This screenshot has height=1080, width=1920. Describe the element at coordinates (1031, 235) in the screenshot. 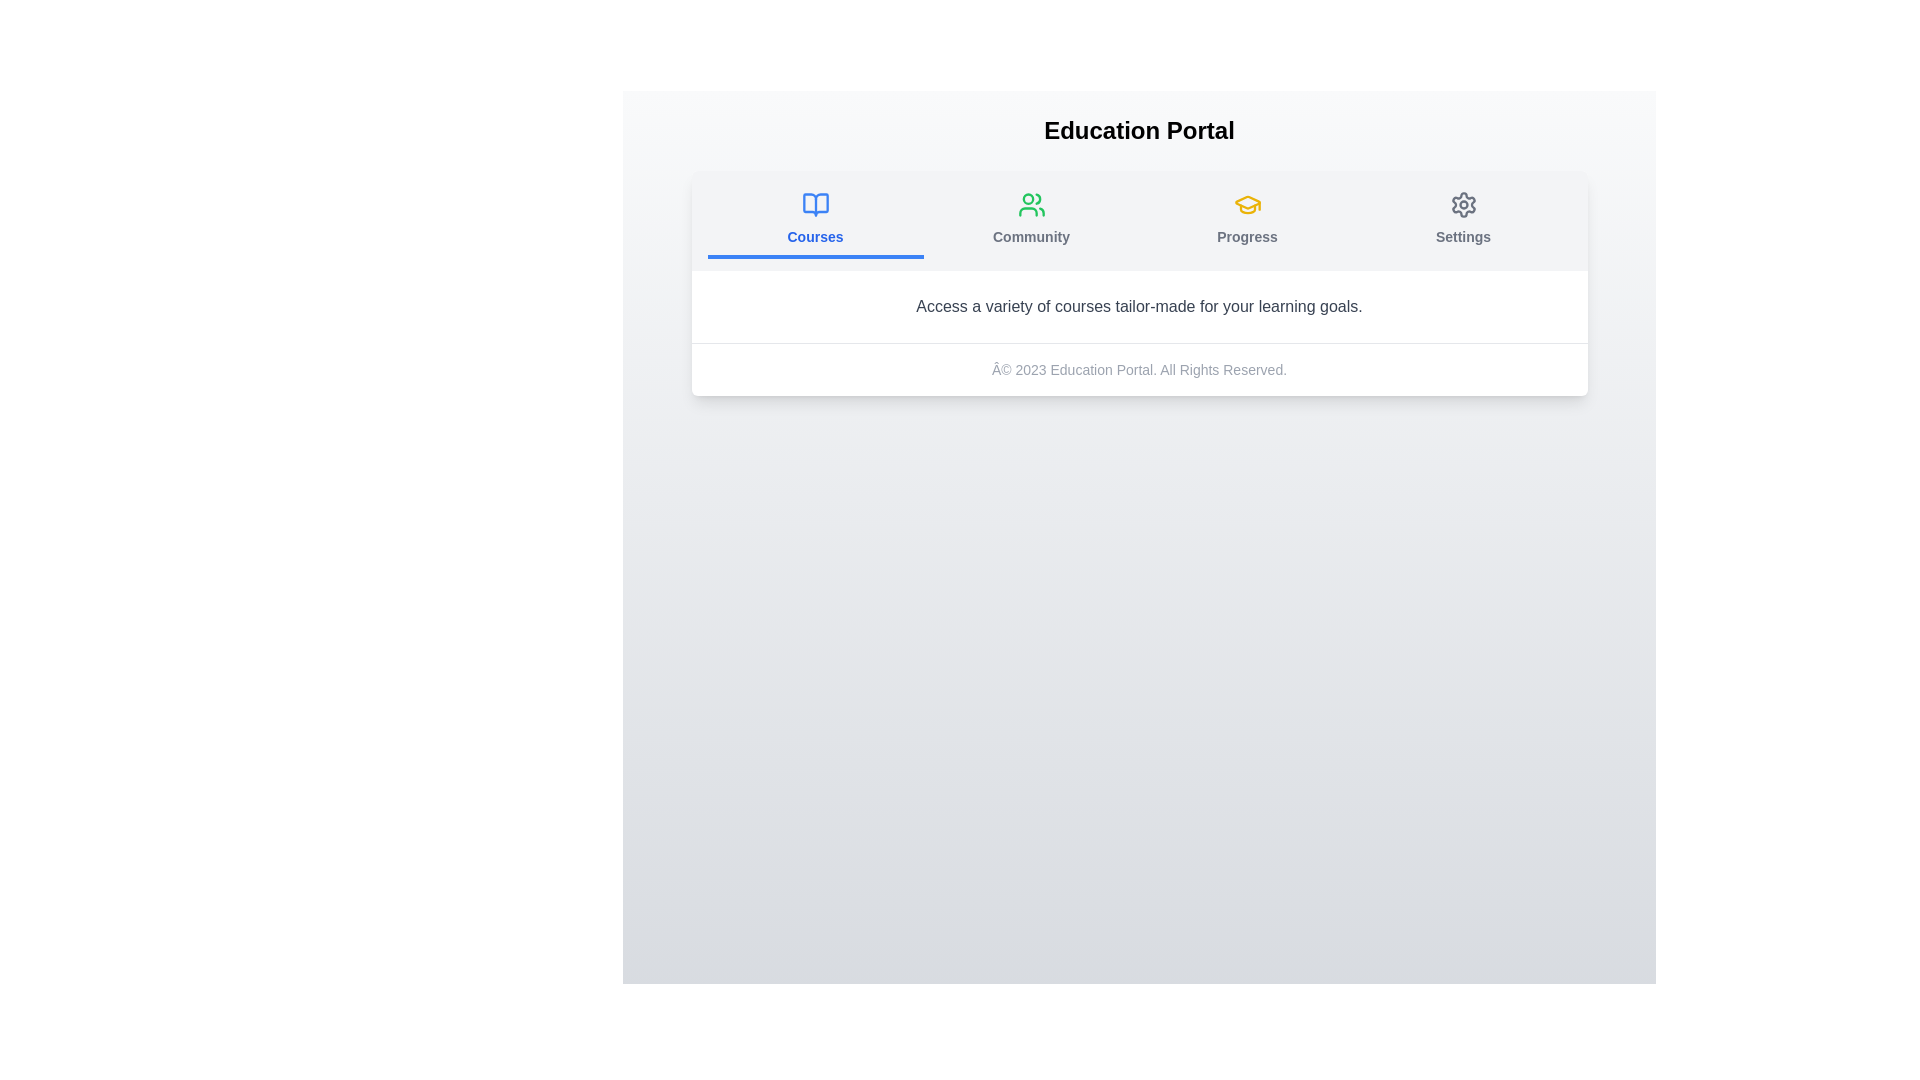

I see `text label indicating the community section in the navigation bar, located below the group of people icon and adjacent to 'Courses' and 'Progress'` at that location.